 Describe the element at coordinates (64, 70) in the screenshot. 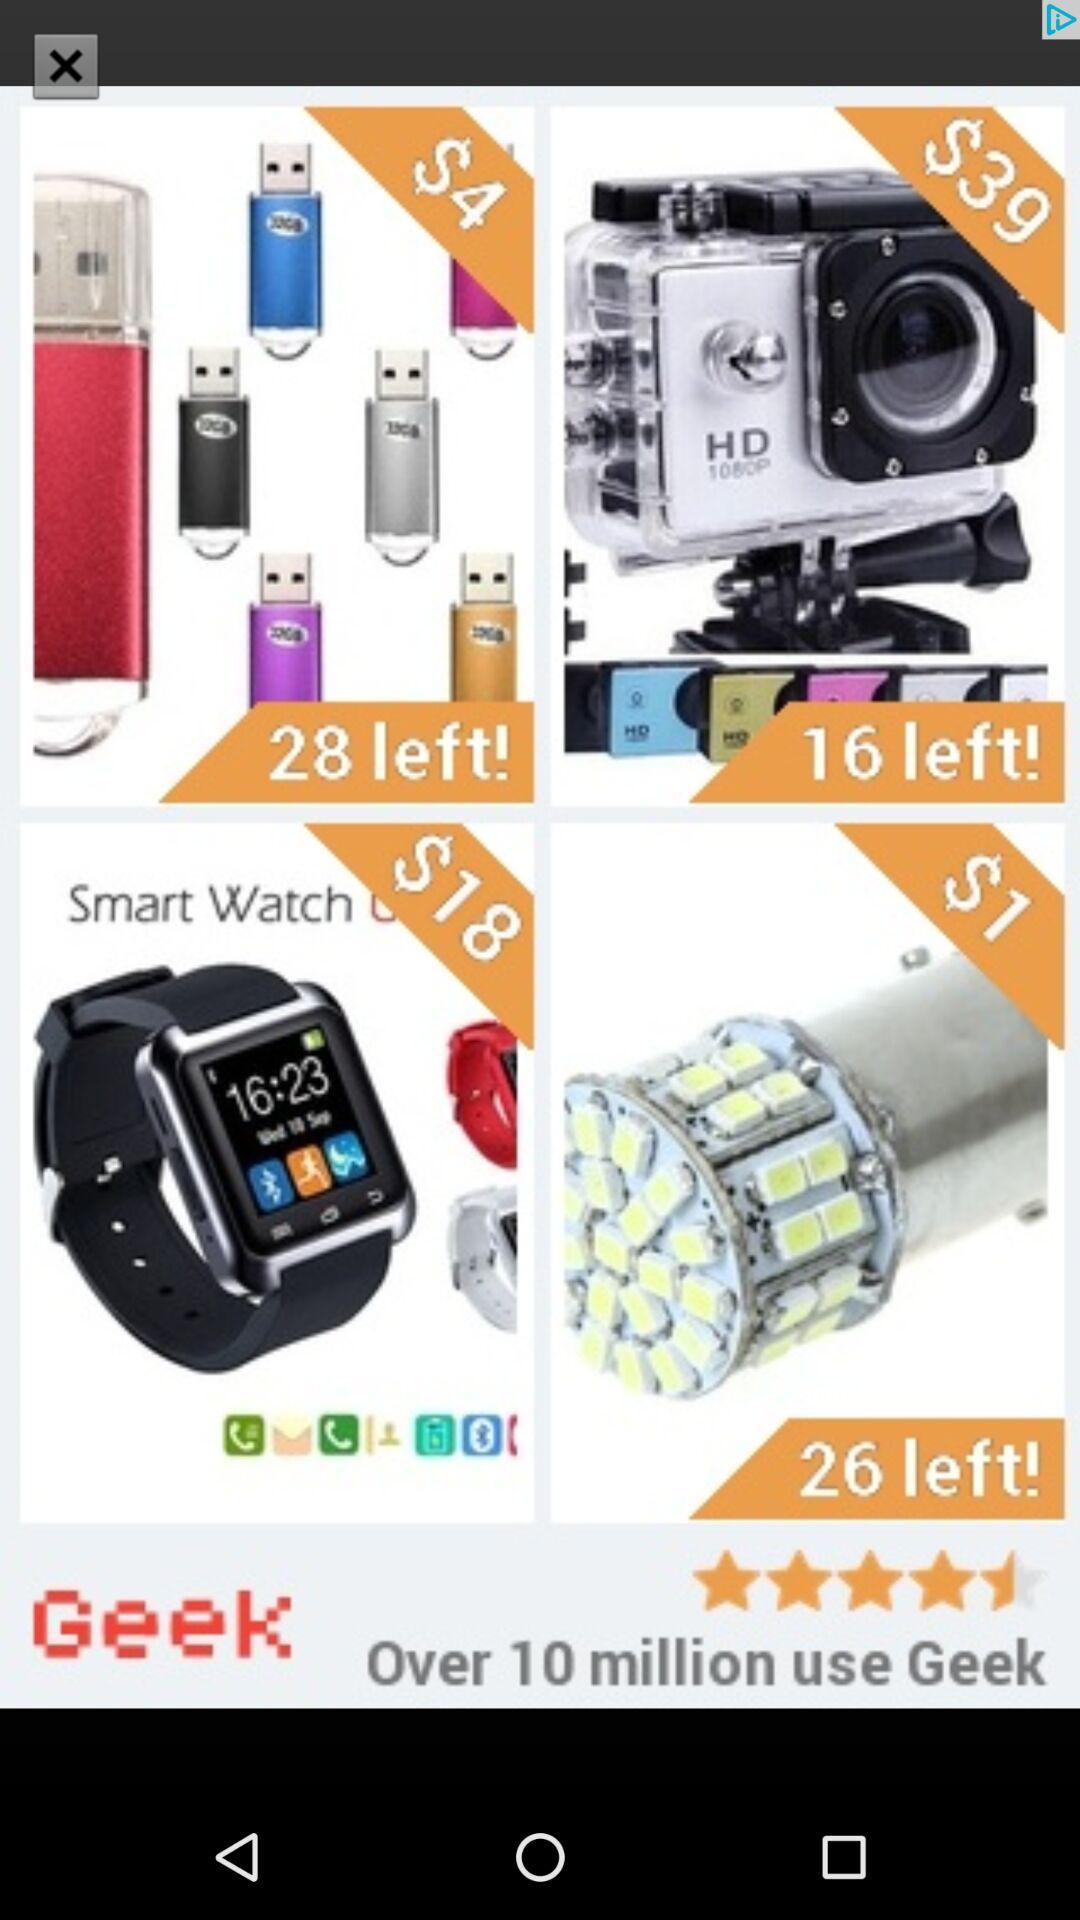

I see `the close icon` at that location.